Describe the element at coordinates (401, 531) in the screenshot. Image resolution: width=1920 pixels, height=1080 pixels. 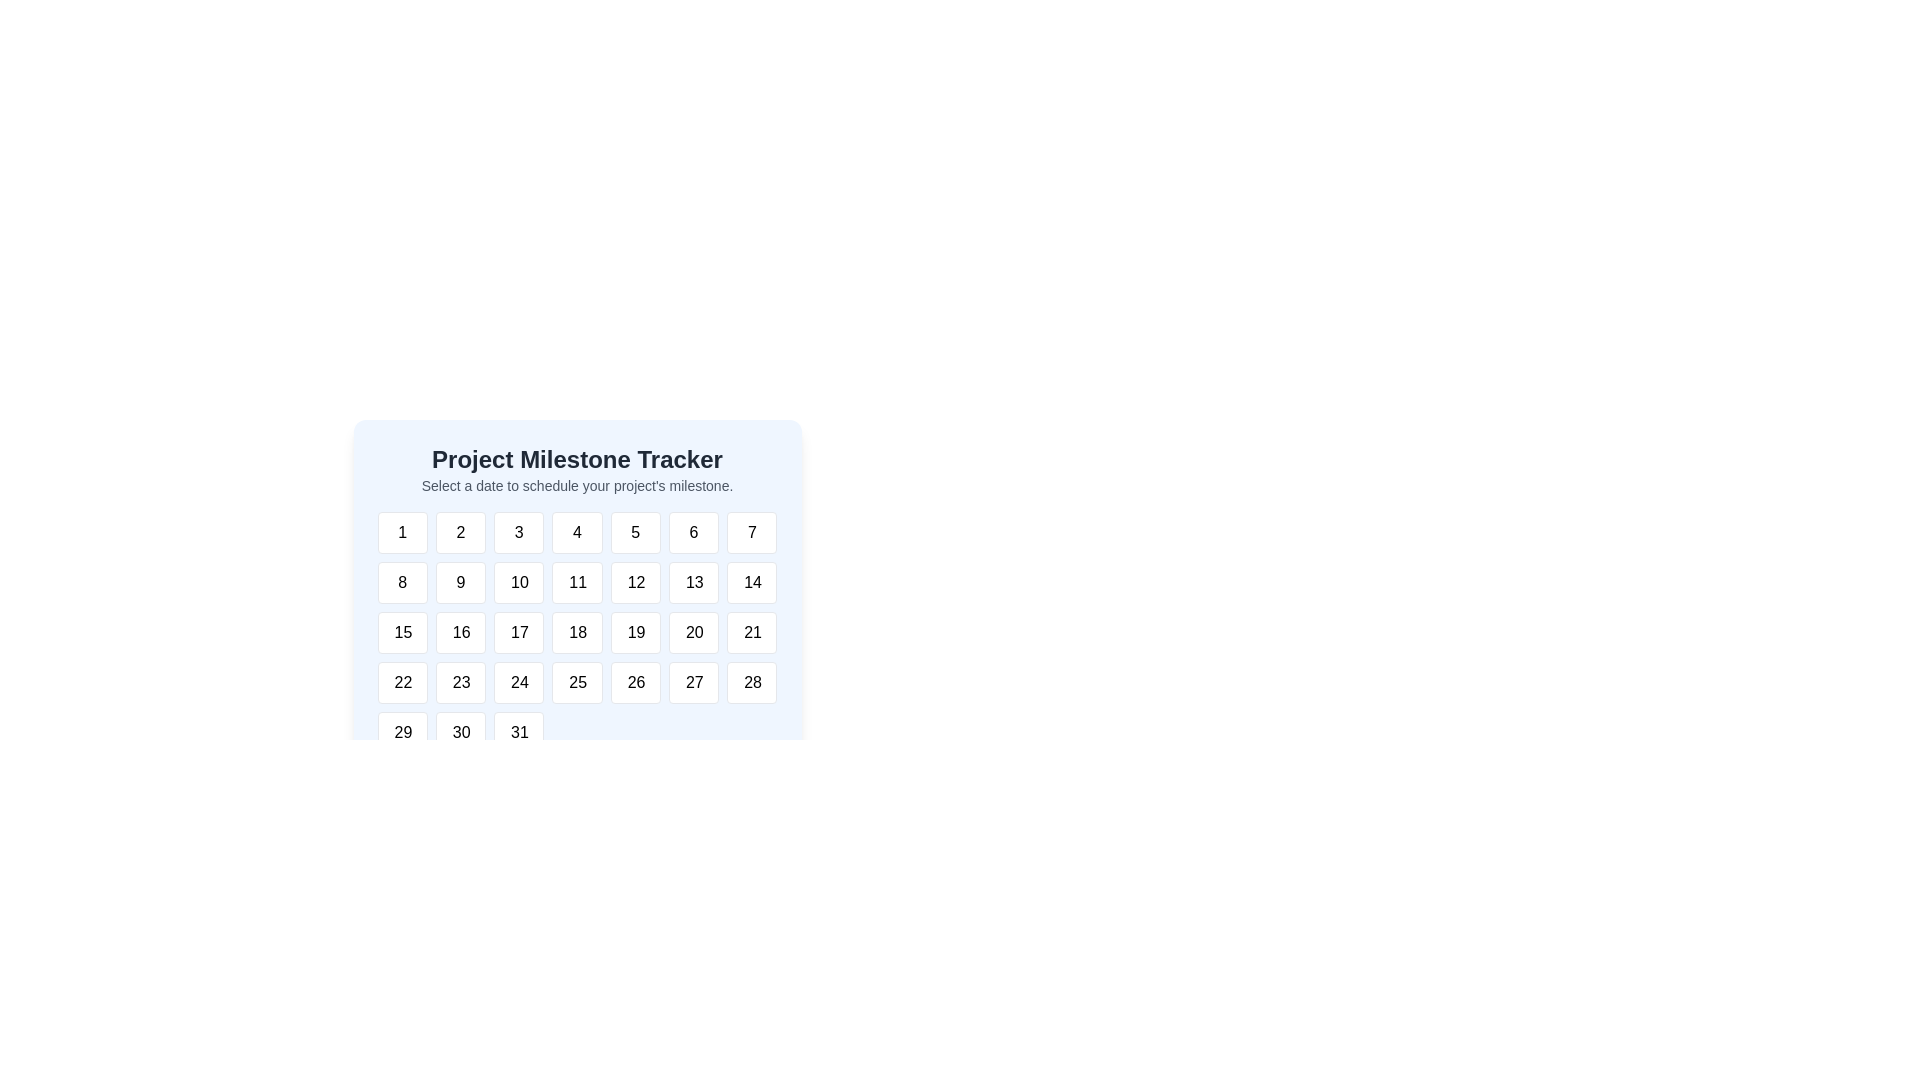
I see `the first button in the calendar interface` at that location.